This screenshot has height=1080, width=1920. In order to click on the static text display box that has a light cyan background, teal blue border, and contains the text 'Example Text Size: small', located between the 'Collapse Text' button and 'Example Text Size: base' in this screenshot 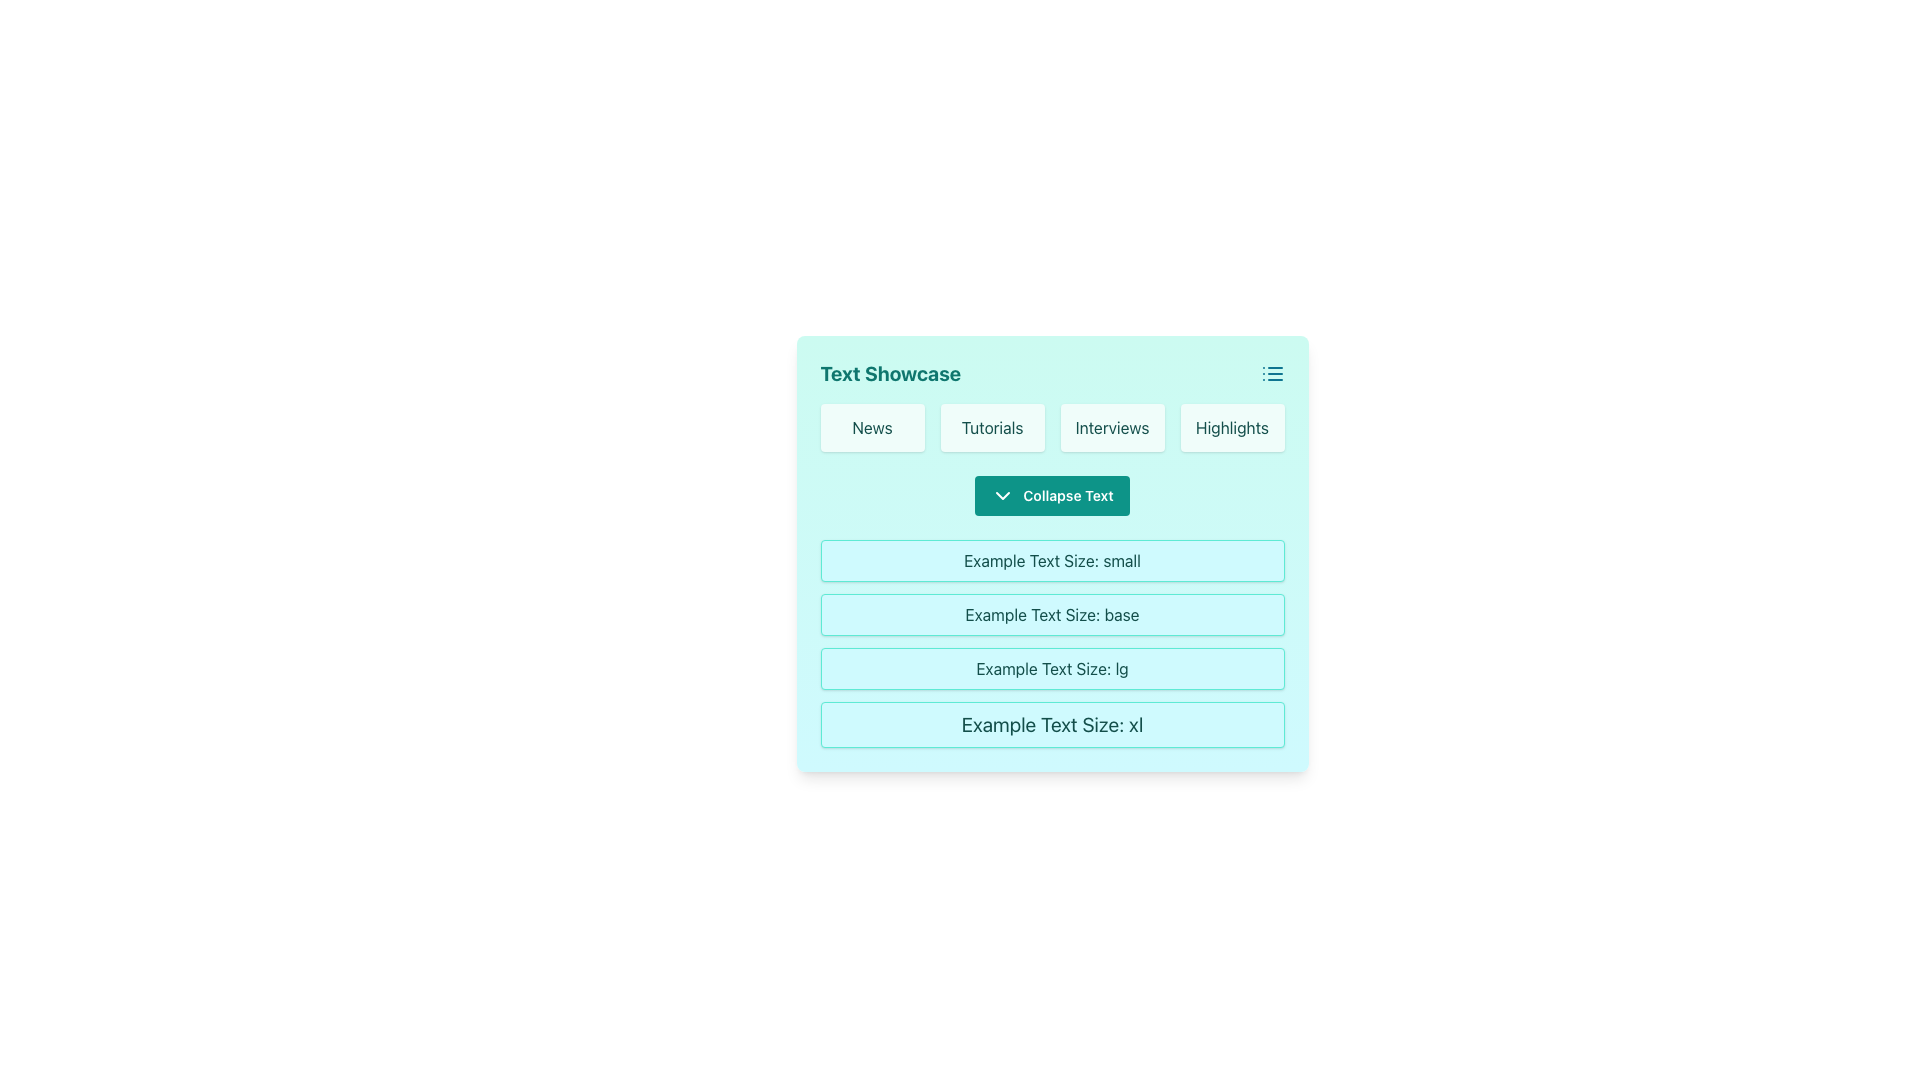, I will do `click(1051, 560)`.